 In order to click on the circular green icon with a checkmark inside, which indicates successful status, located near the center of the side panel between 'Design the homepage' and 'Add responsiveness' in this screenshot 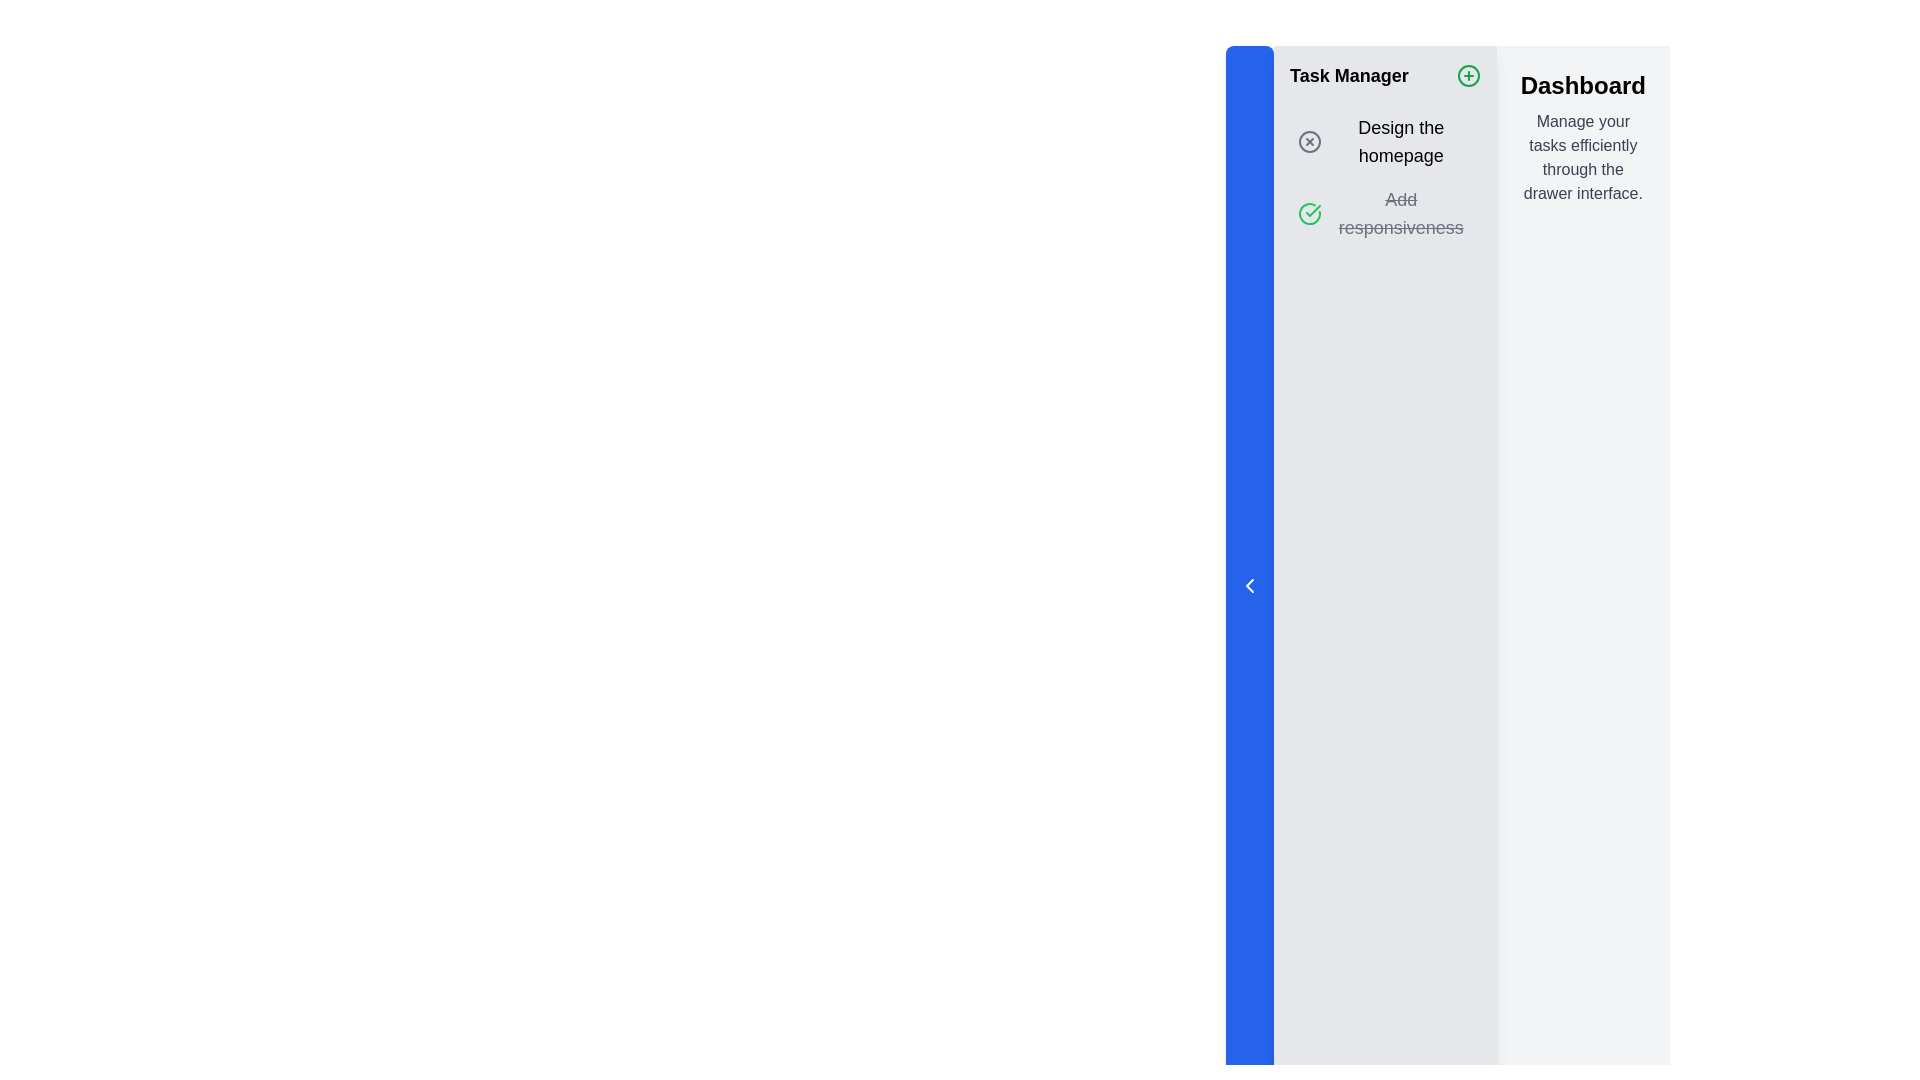, I will do `click(1310, 213)`.